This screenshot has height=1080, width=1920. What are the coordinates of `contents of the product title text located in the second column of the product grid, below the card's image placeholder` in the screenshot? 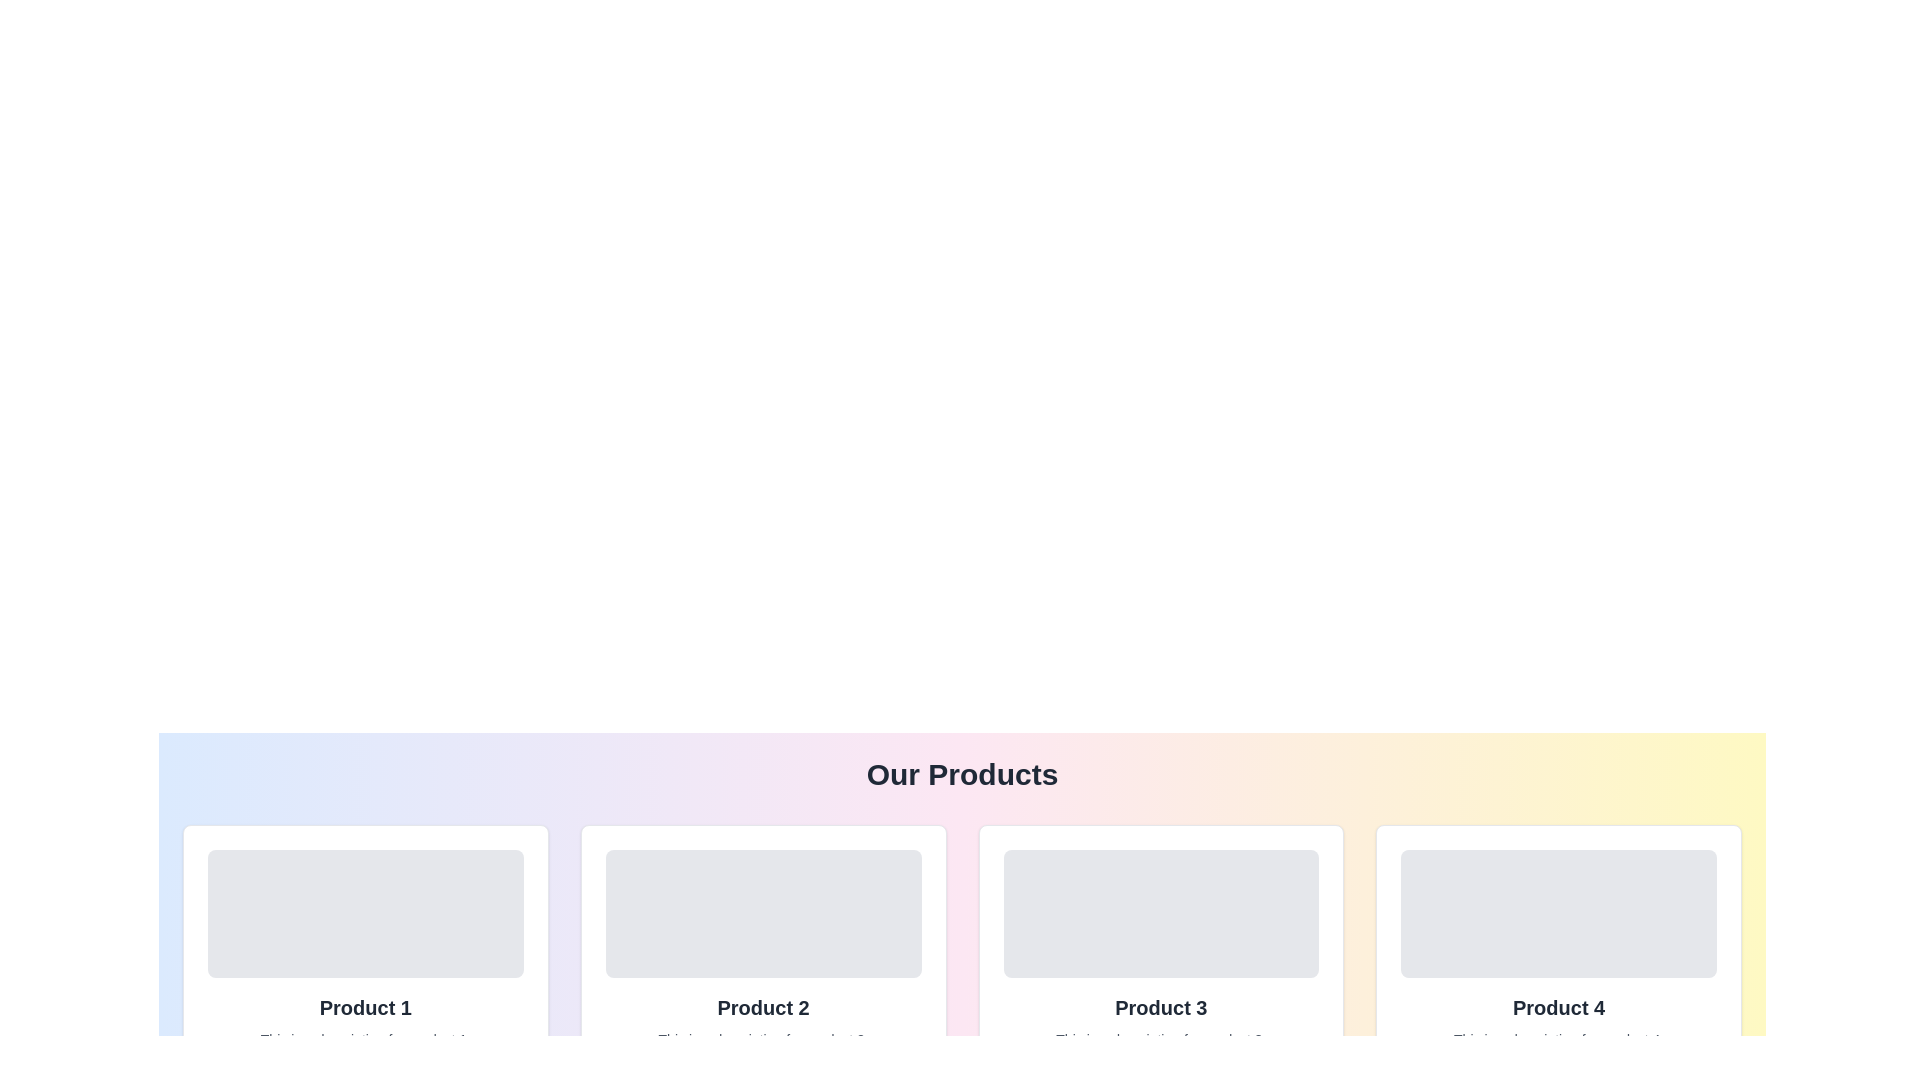 It's located at (762, 1007).